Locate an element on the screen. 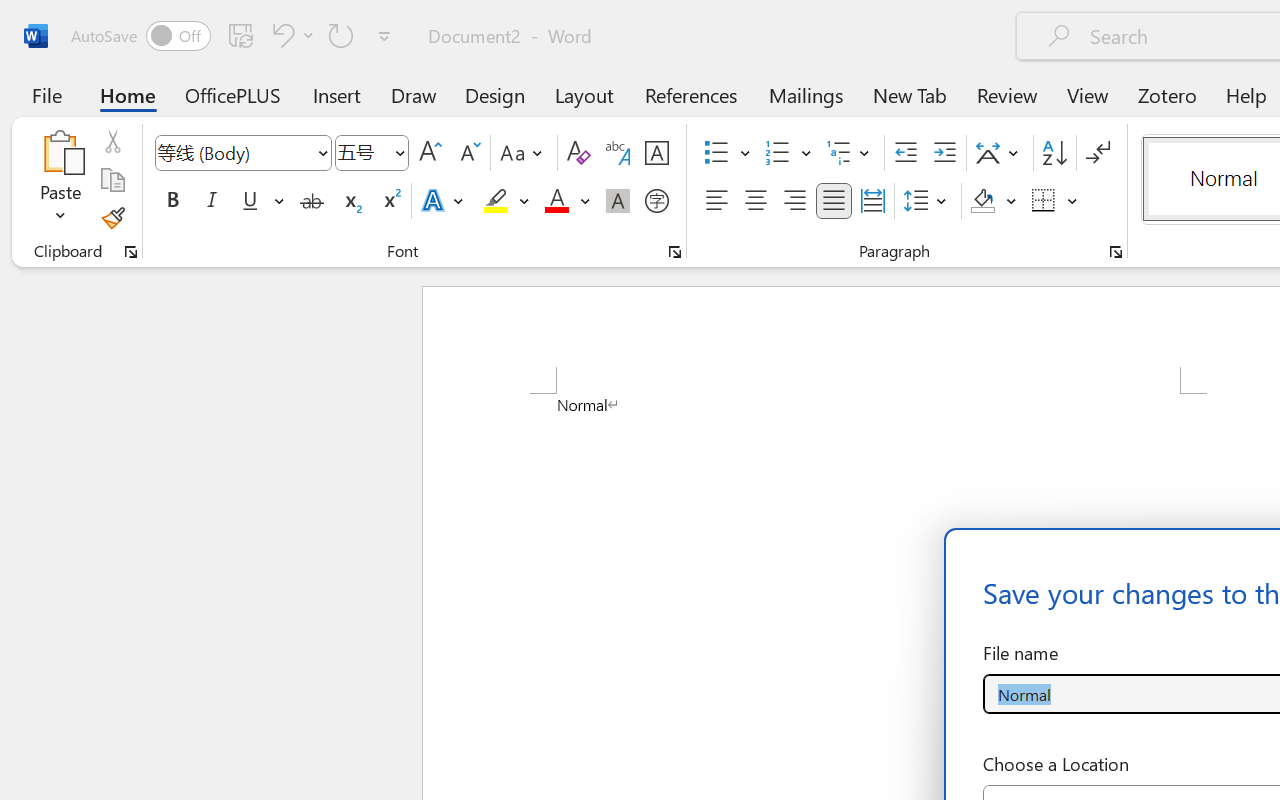  'Font Size' is located at coordinates (372, 153).